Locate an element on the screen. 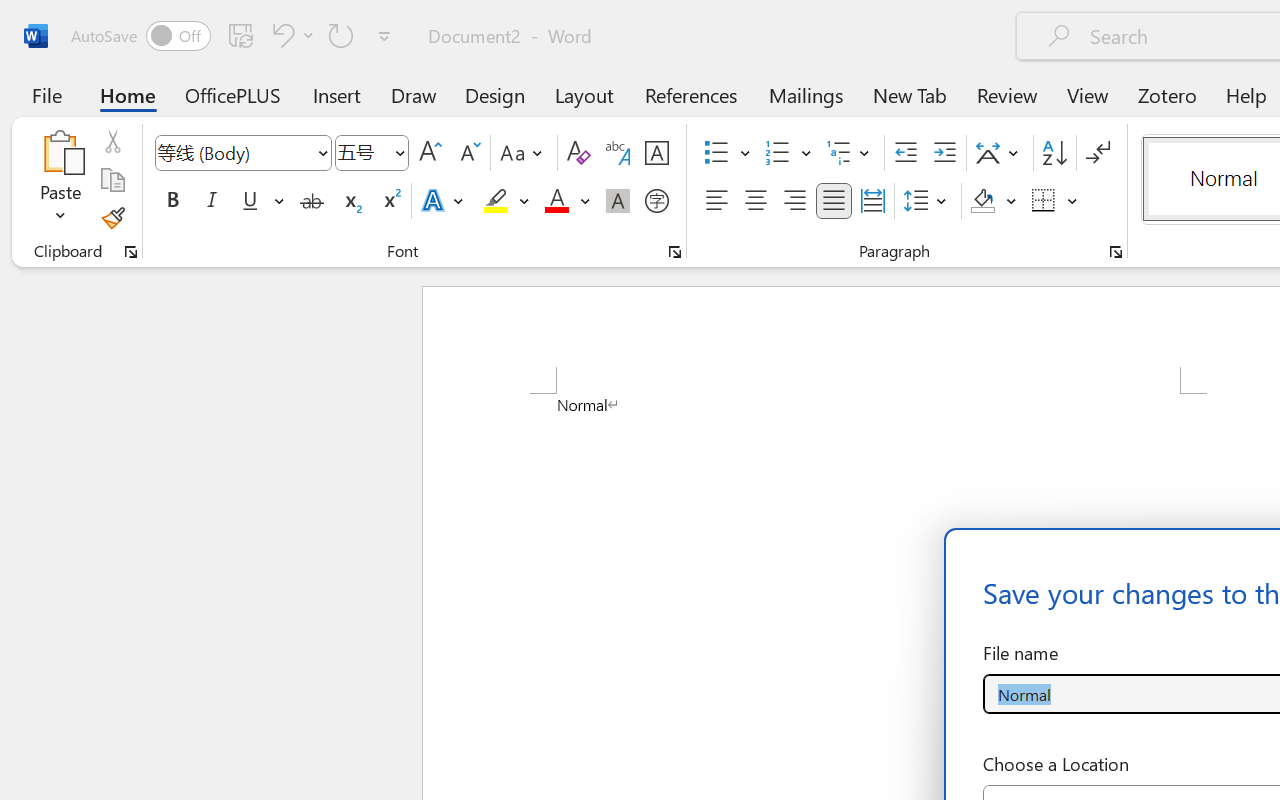  'Font Size' is located at coordinates (372, 153).